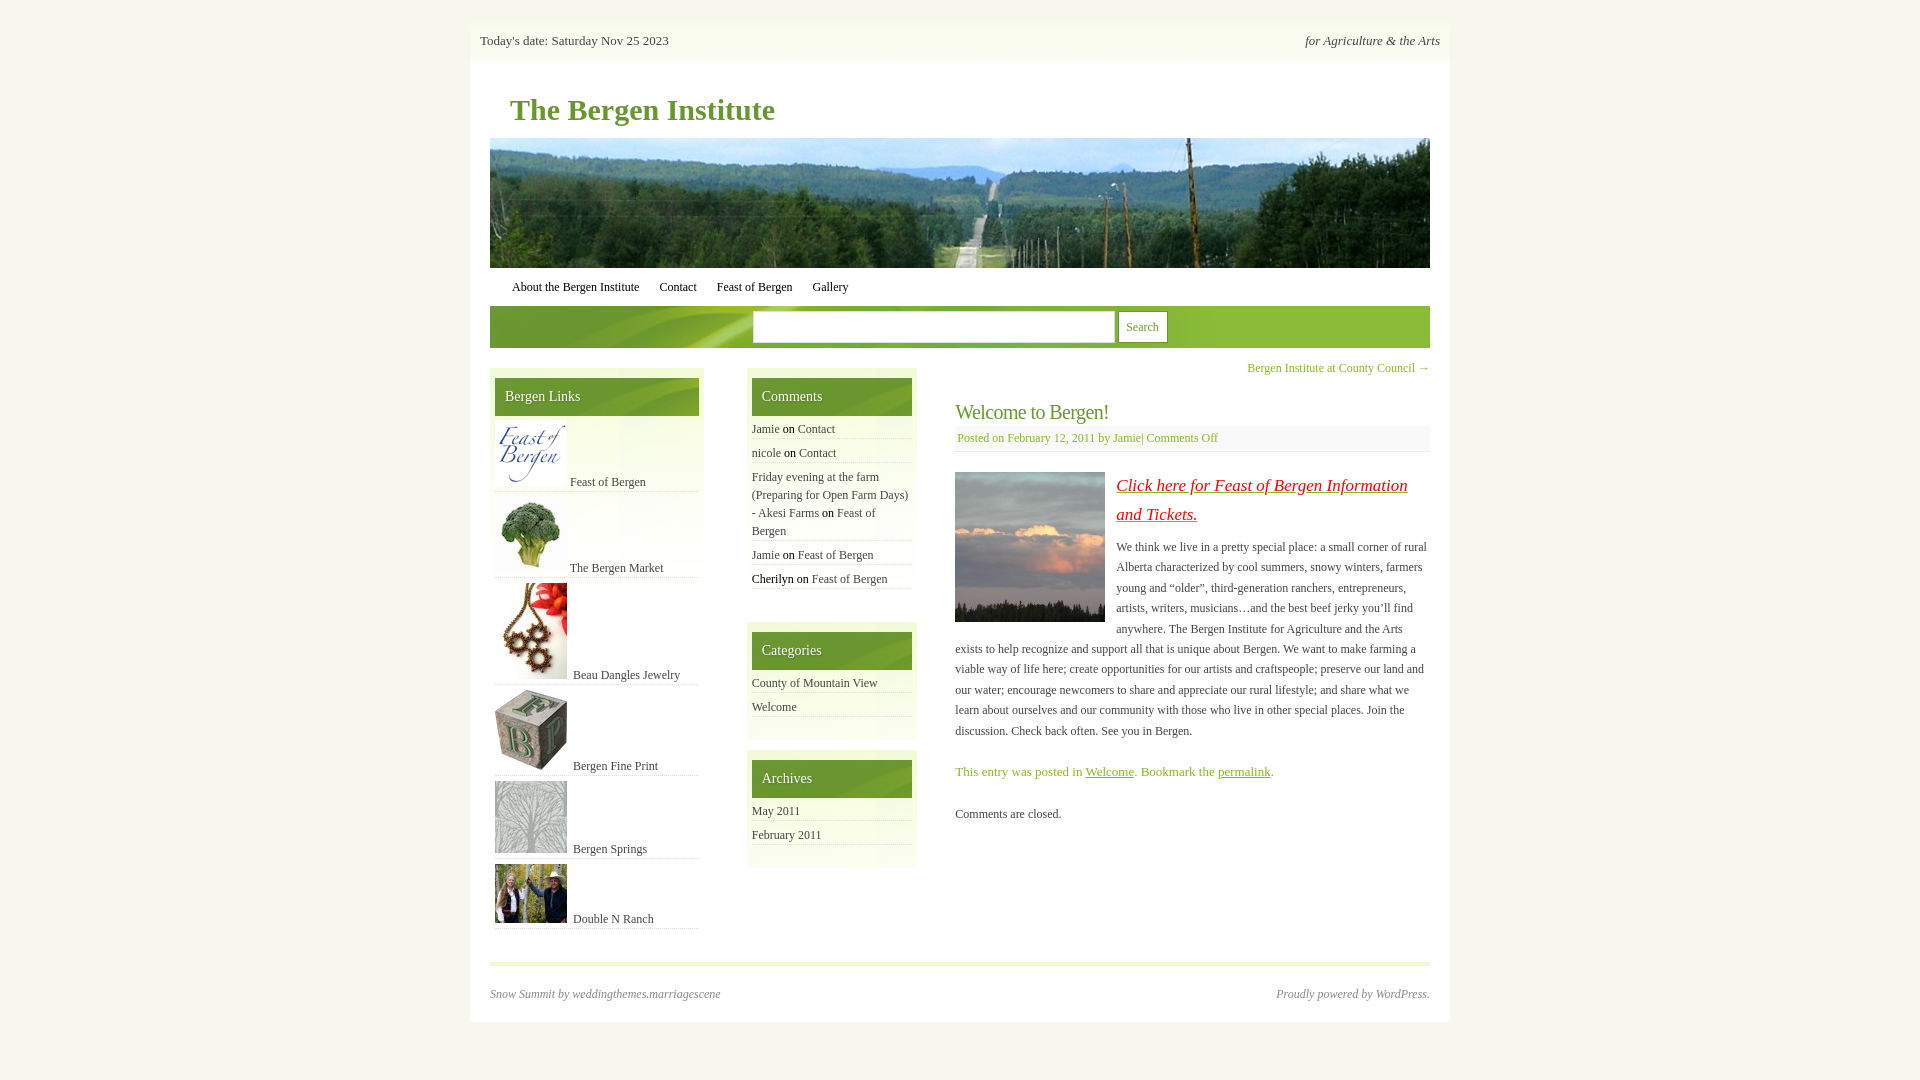 The width and height of the screenshot is (1920, 1080). I want to click on ' Beau Dangles Jewelry', so click(586, 675).